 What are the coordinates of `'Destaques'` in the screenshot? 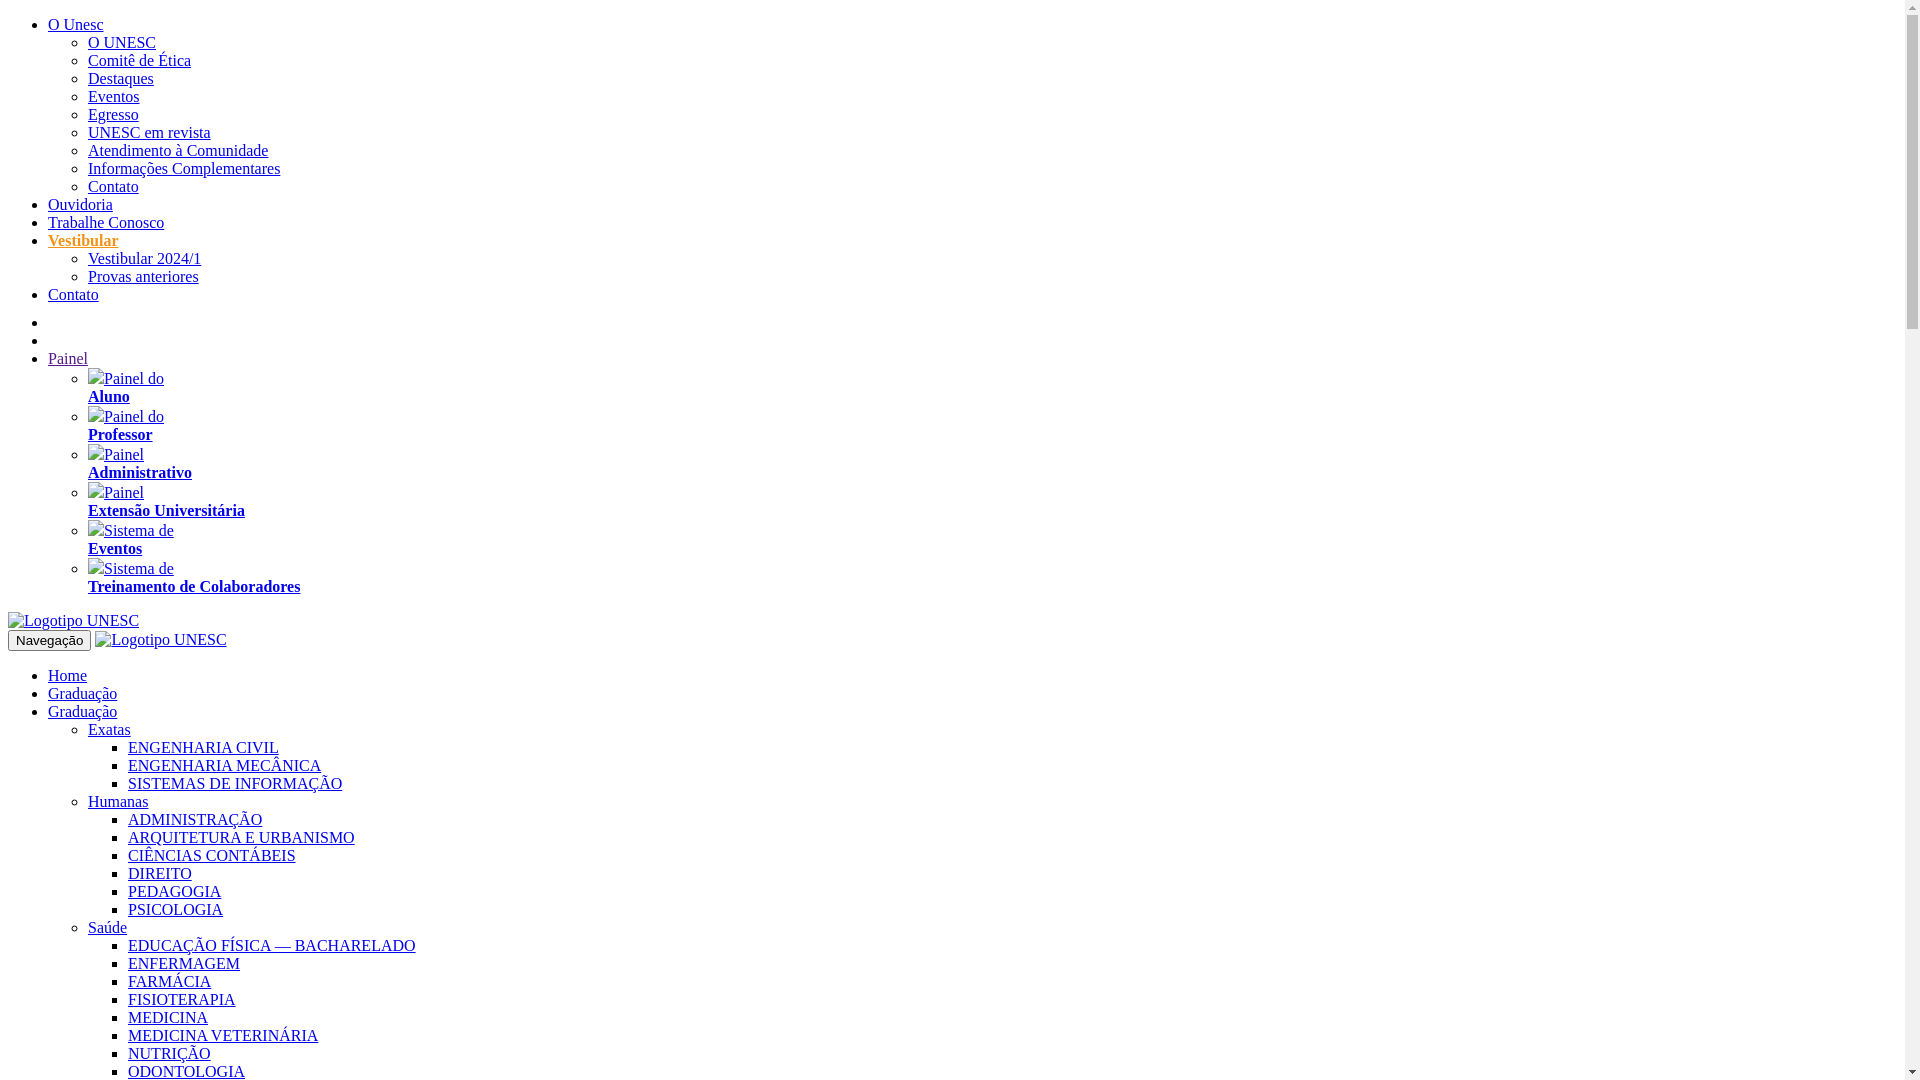 It's located at (119, 77).